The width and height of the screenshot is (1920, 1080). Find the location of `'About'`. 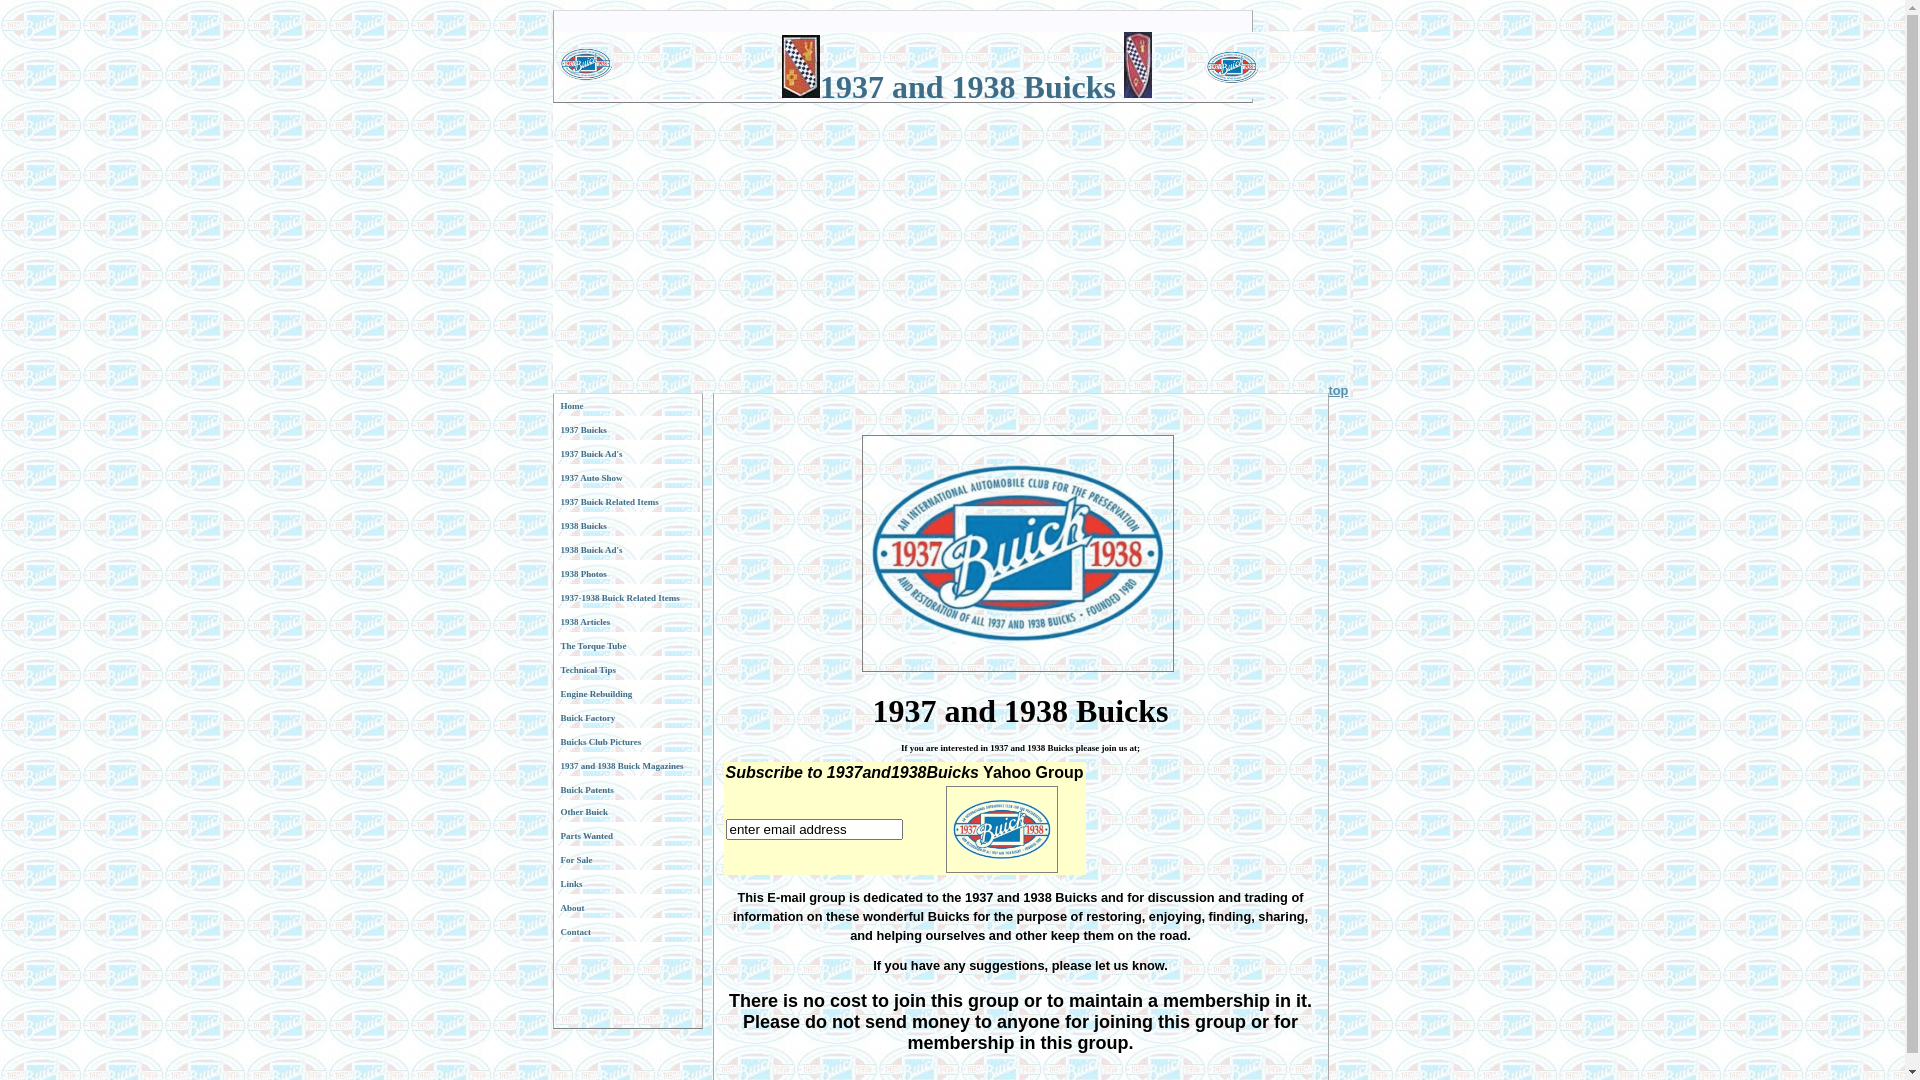

'About' is located at coordinates (626, 907).